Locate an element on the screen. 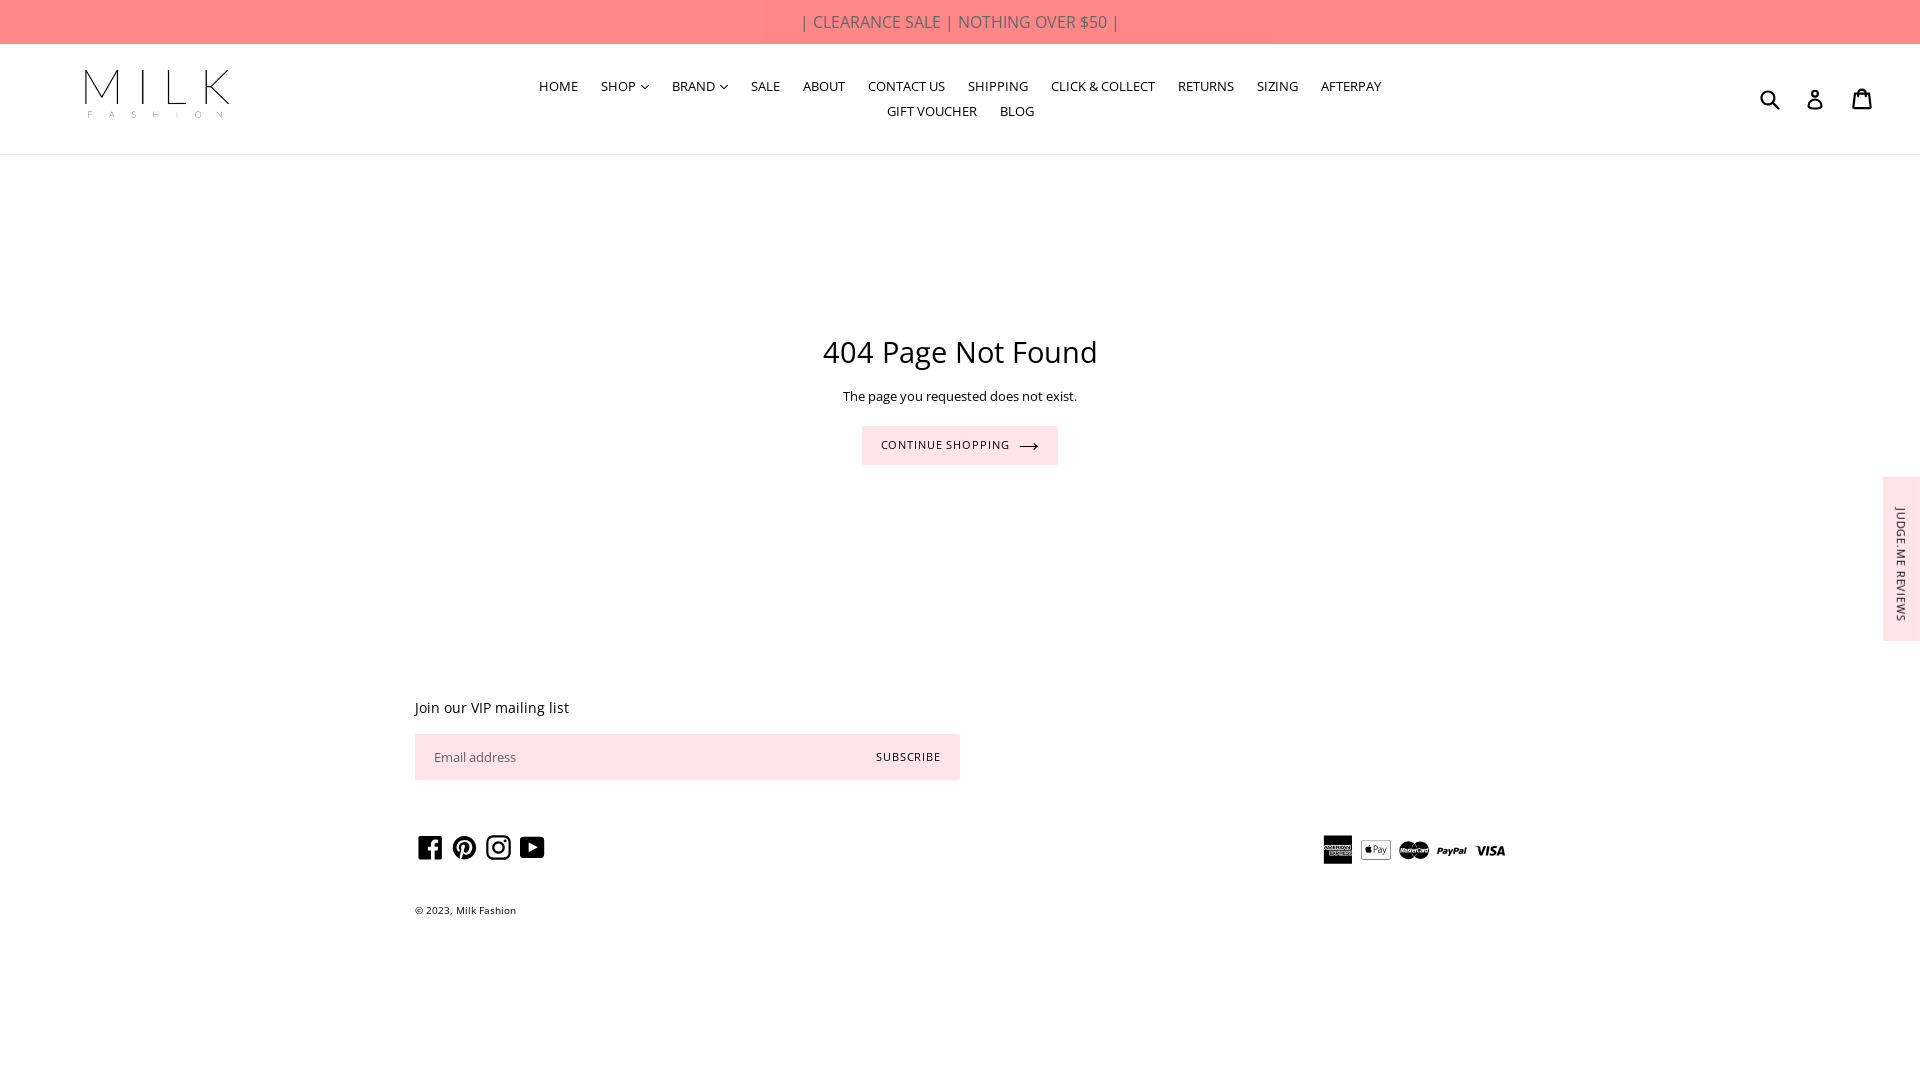 The image size is (1920, 1080). 'RETURNS' is located at coordinates (1204, 86).